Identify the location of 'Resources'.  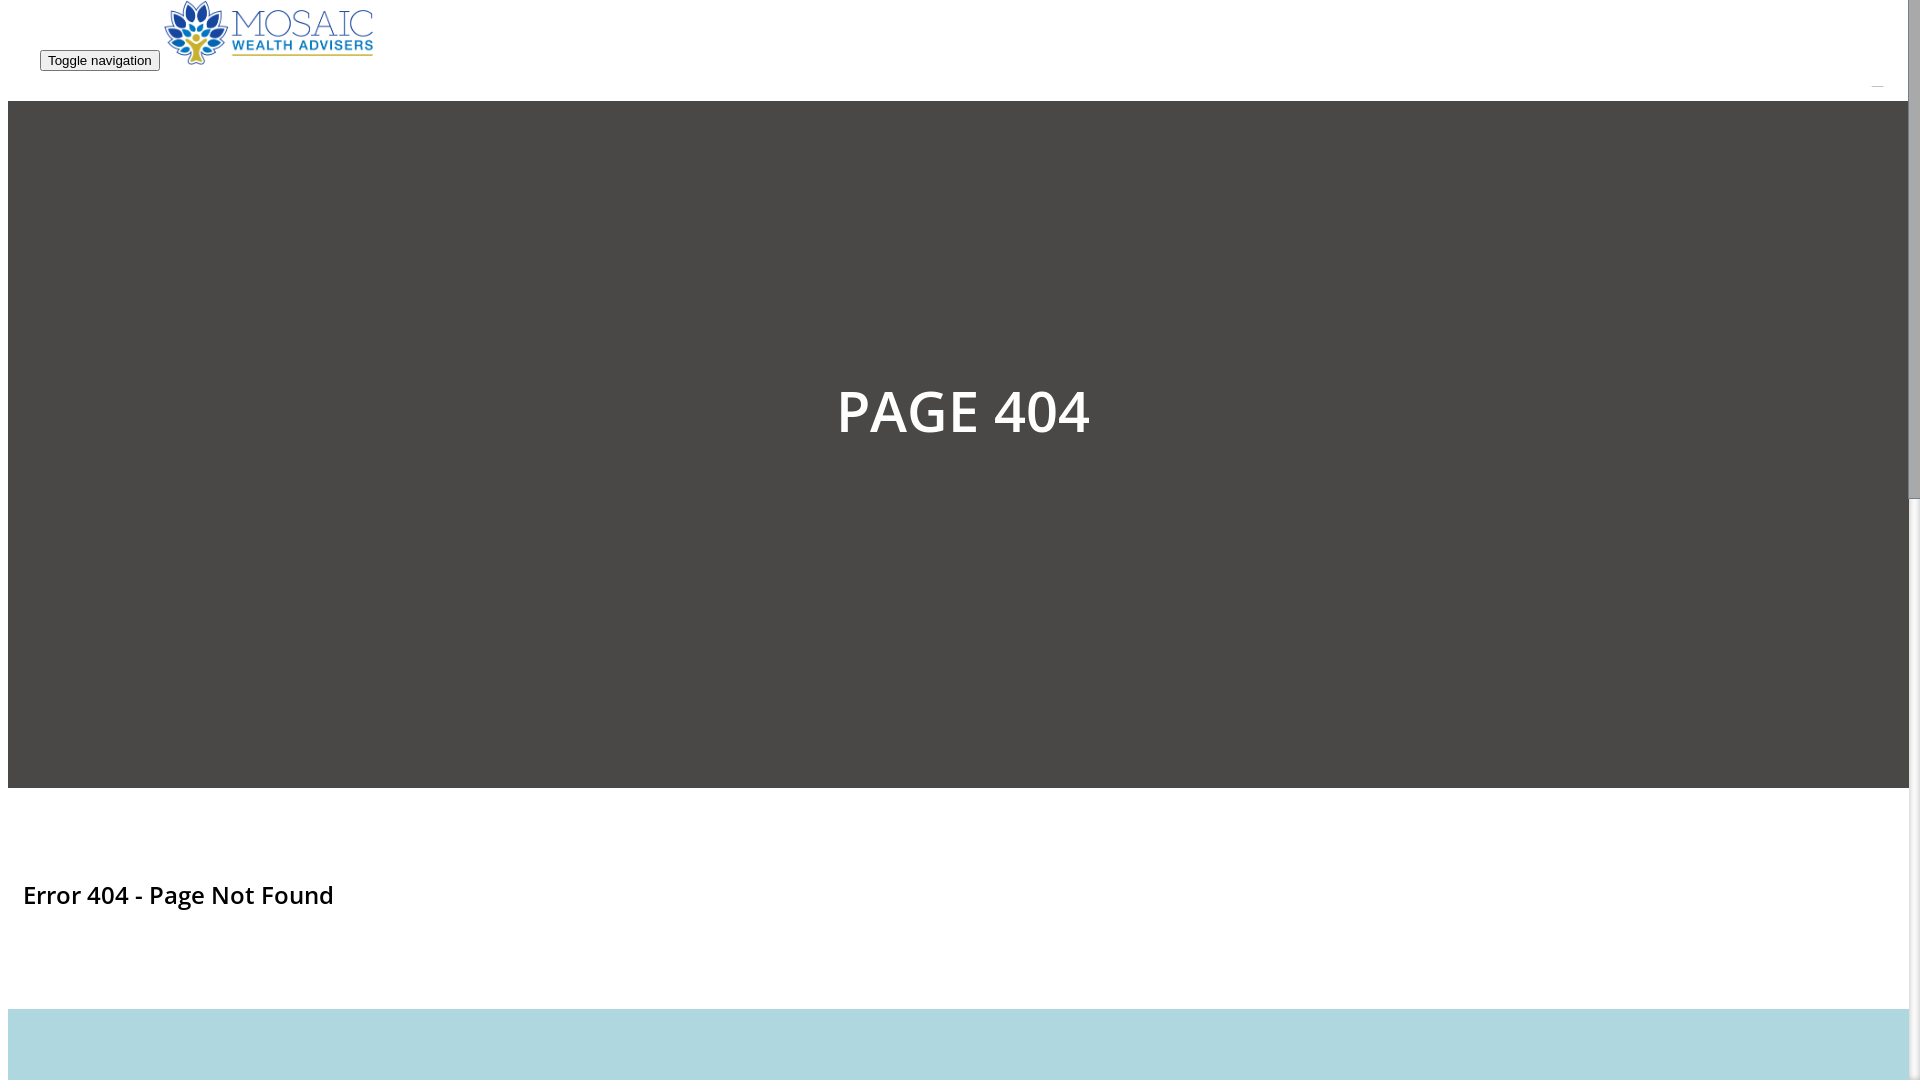
(1474, 451).